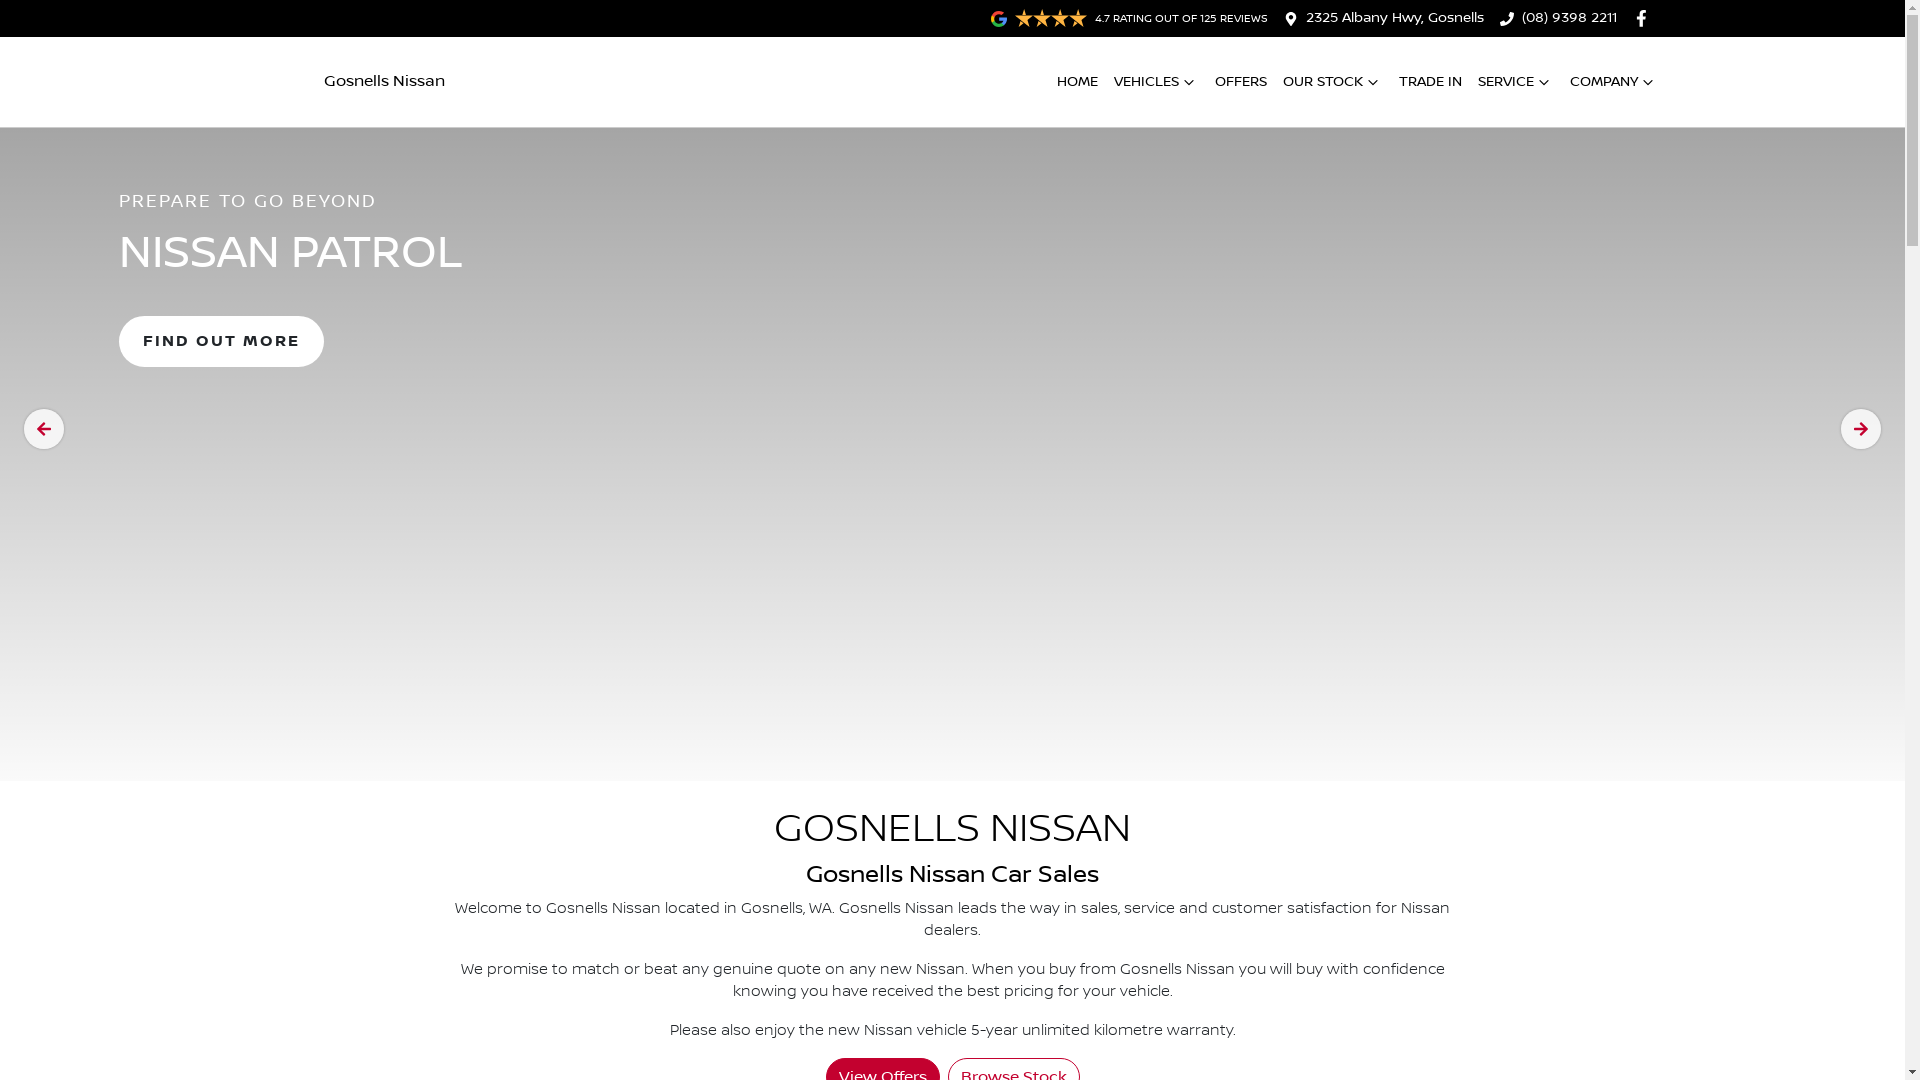  What do you see at coordinates (1394, 18) in the screenshot?
I see `'2325 Albany Hwy, Gosnells'` at bounding box center [1394, 18].